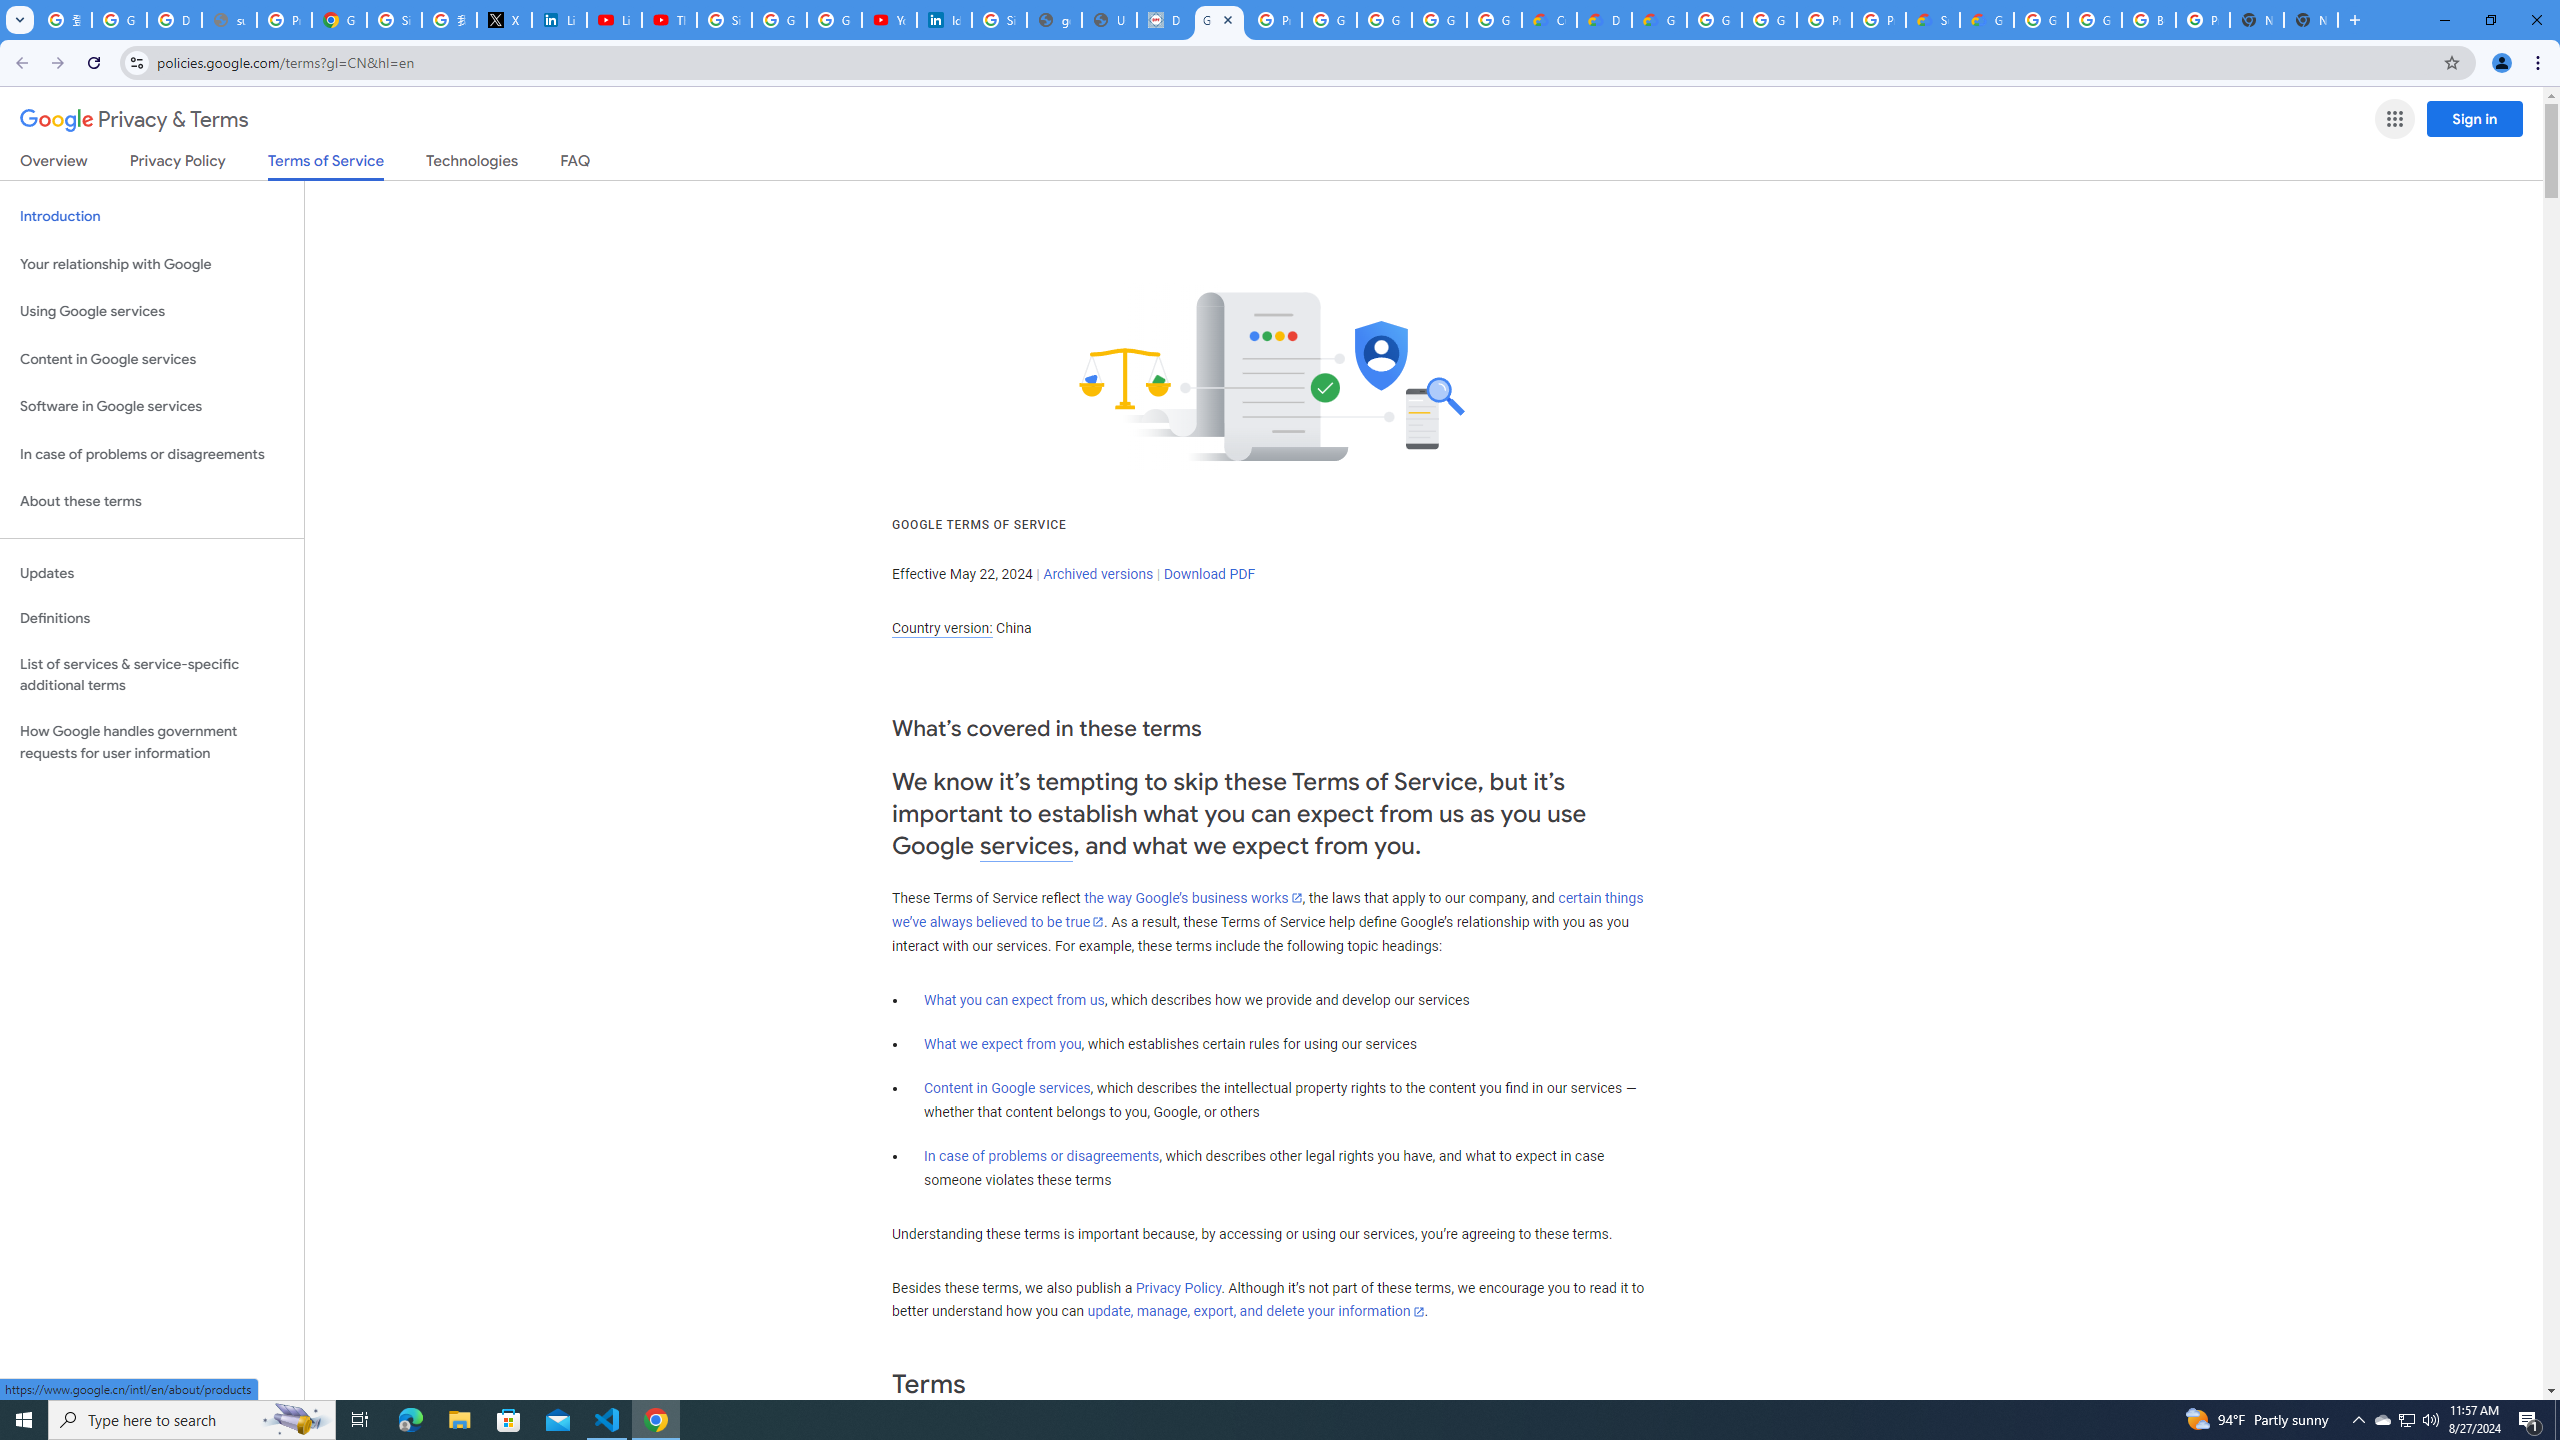 The height and width of the screenshot is (1440, 2560). I want to click on 'About these terms', so click(151, 501).